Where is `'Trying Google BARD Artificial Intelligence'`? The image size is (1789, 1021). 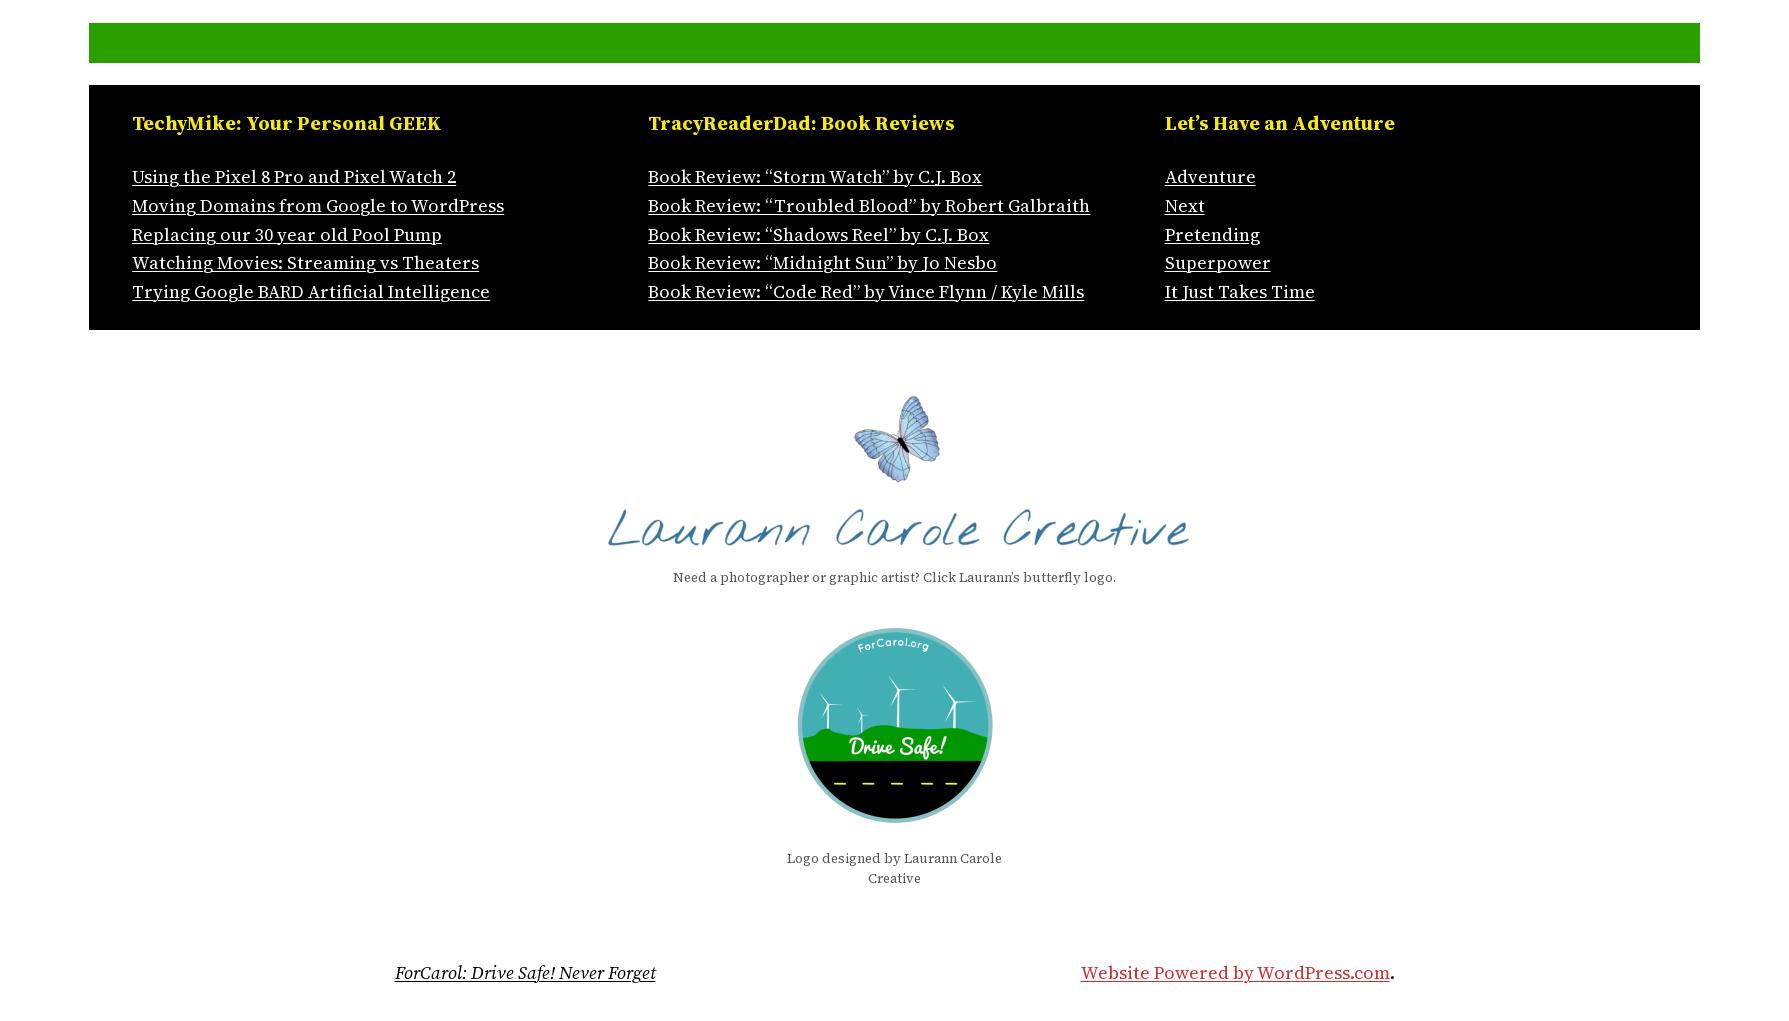 'Trying Google BARD Artificial Intelligence' is located at coordinates (309, 291).